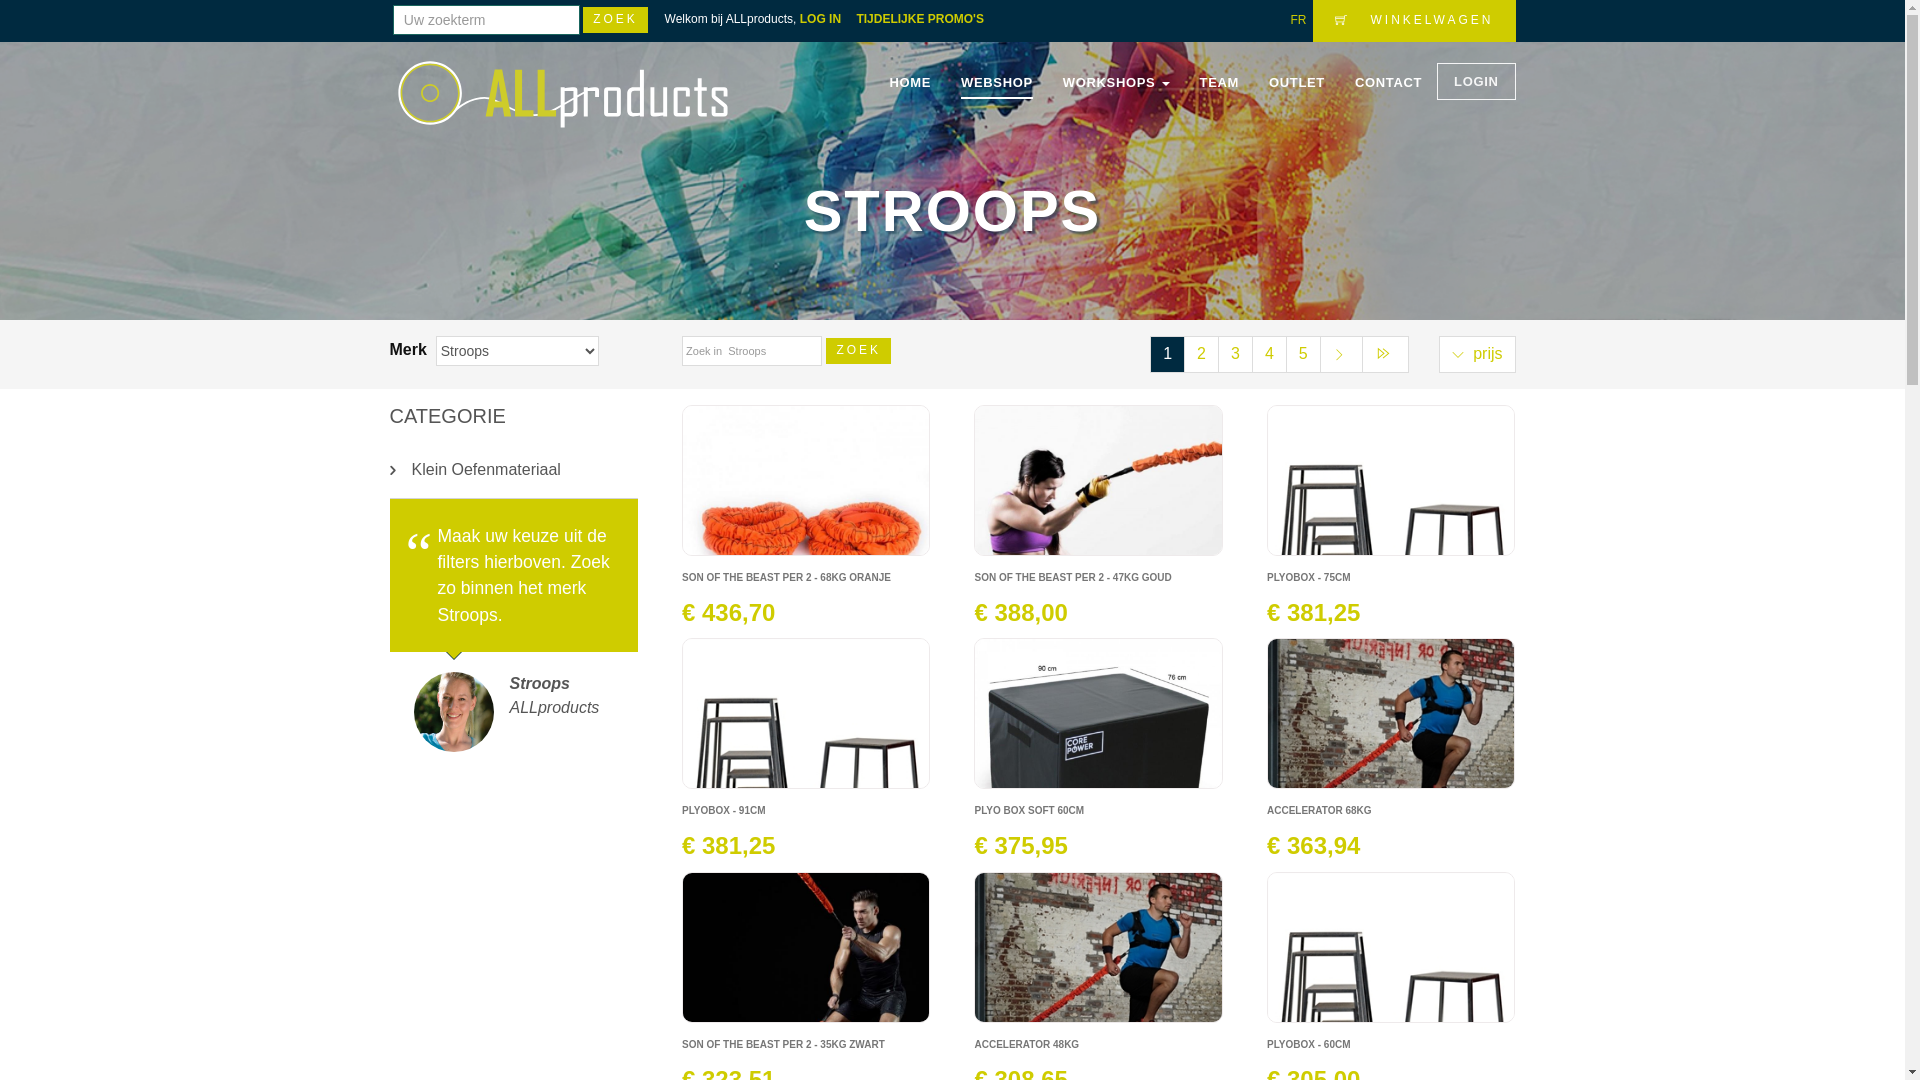 Image resolution: width=1920 pixels, height=1080 pixels. What do you see at coordinates (1217, 353) in the screenshot?
I see `'3'` at bounding box center [1217, 353].